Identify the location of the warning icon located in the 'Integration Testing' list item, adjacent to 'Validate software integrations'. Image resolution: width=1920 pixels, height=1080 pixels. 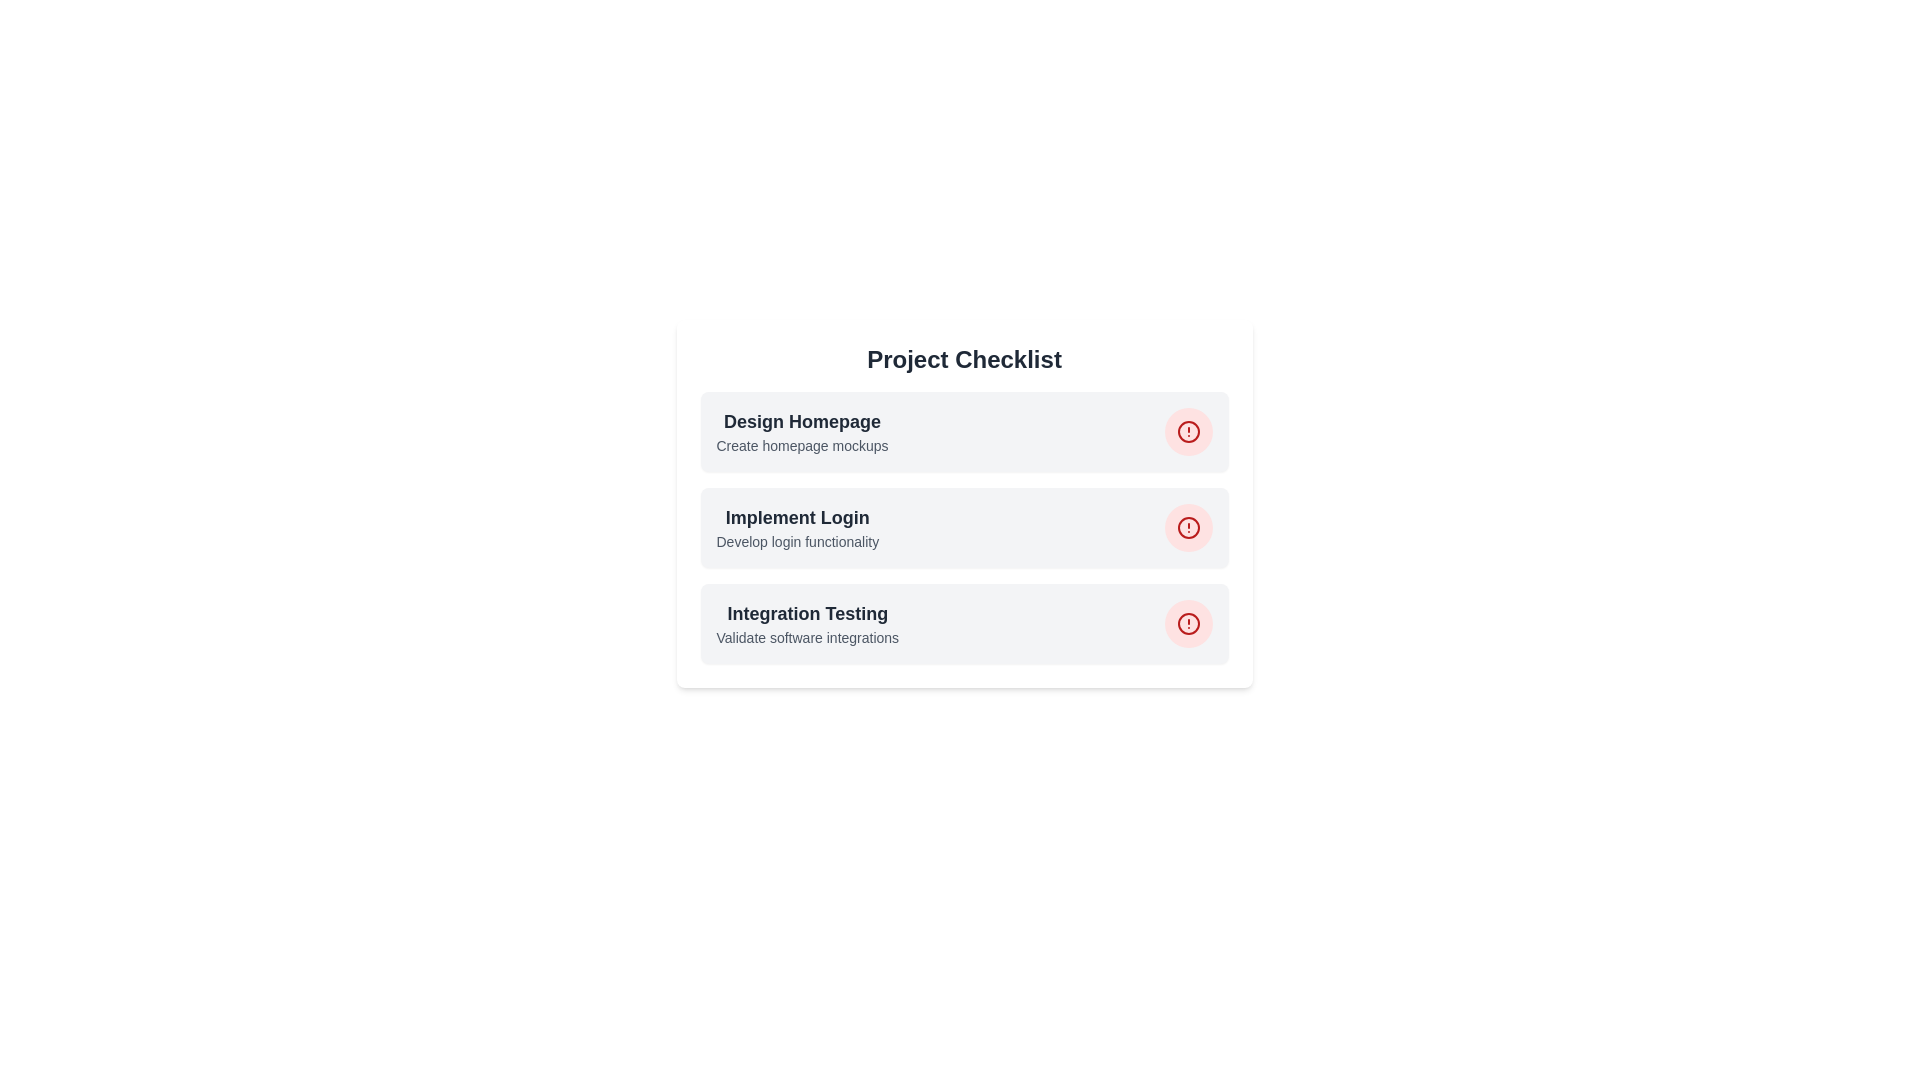
(1188, 623).